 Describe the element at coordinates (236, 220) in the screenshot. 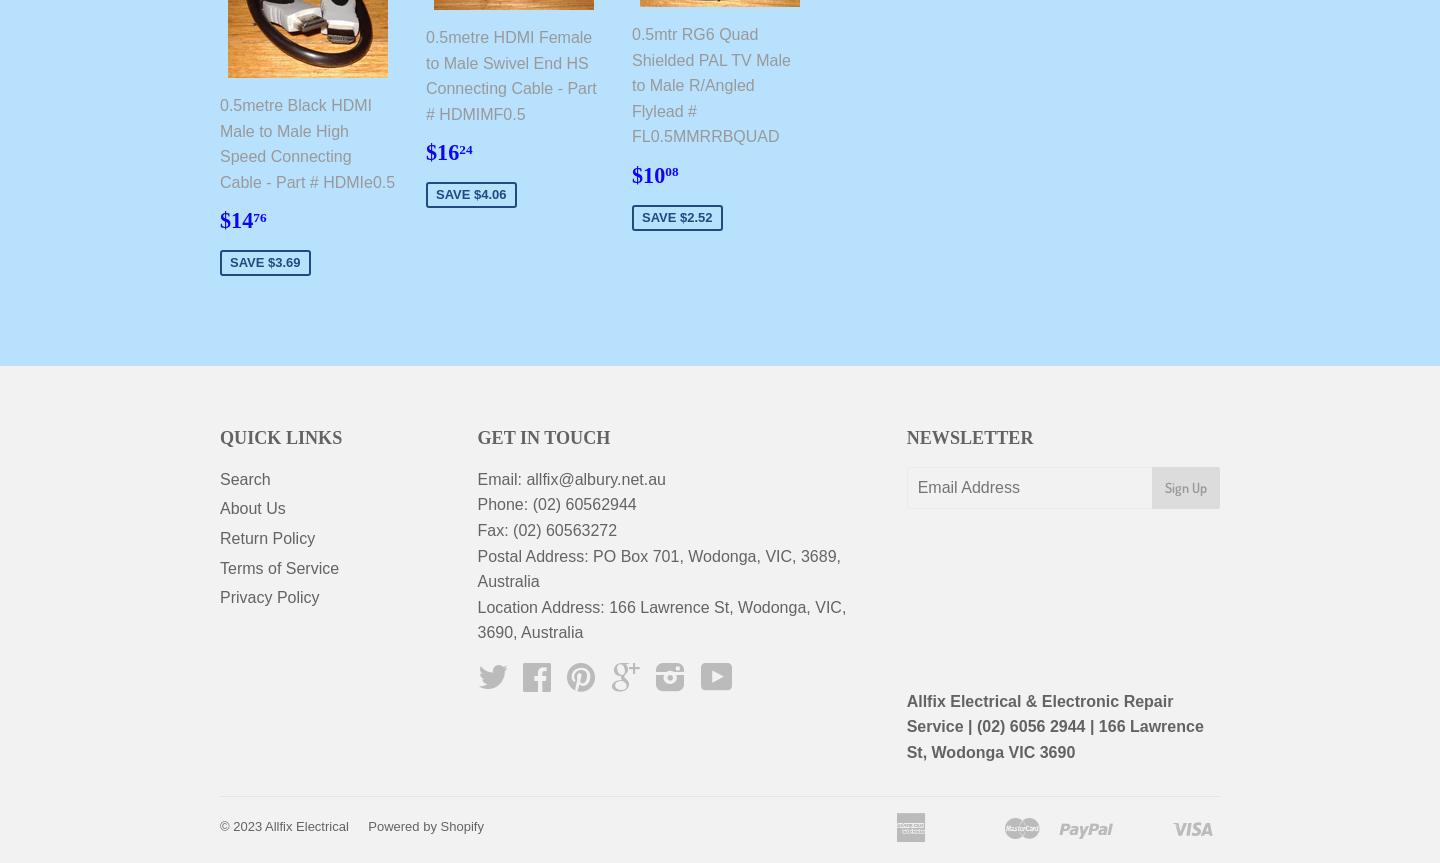

I see `'$14'` at that location.